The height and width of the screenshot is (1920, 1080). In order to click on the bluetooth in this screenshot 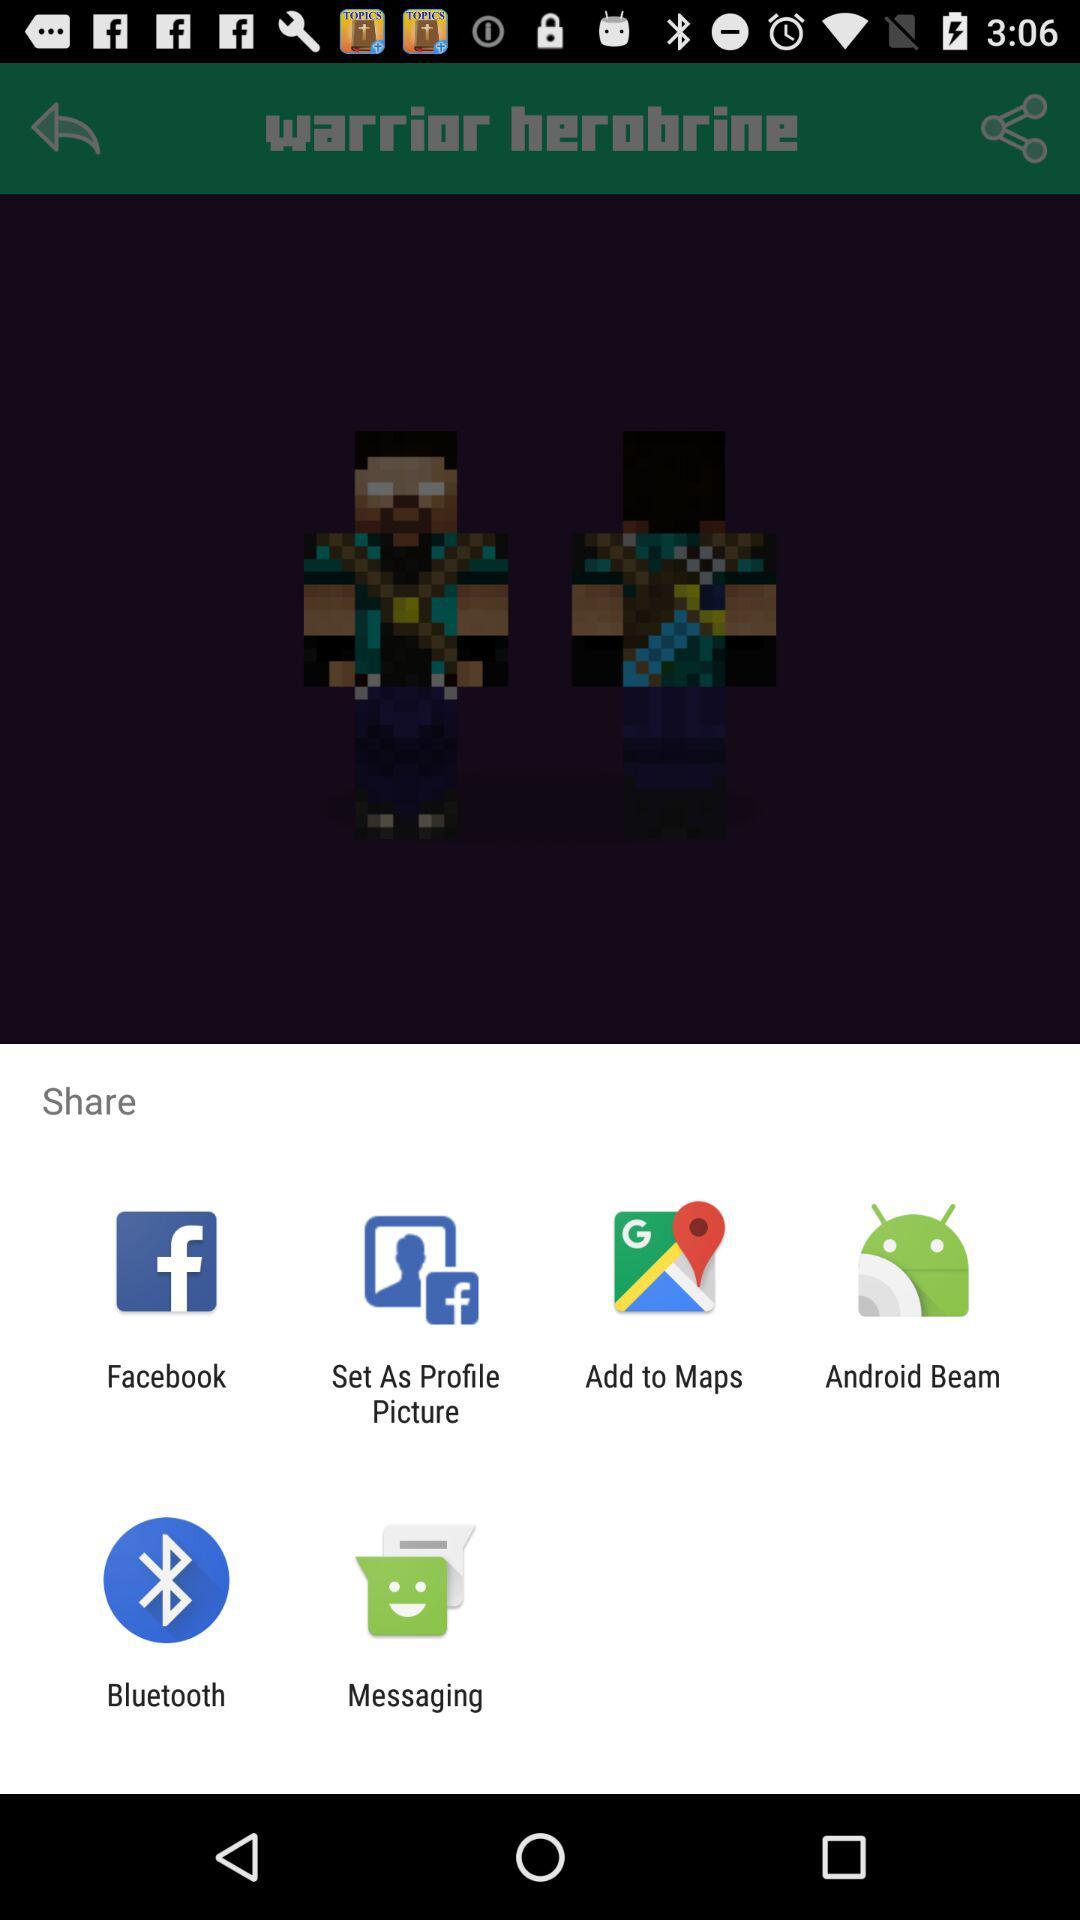, I will do `click(165, 1711)`.